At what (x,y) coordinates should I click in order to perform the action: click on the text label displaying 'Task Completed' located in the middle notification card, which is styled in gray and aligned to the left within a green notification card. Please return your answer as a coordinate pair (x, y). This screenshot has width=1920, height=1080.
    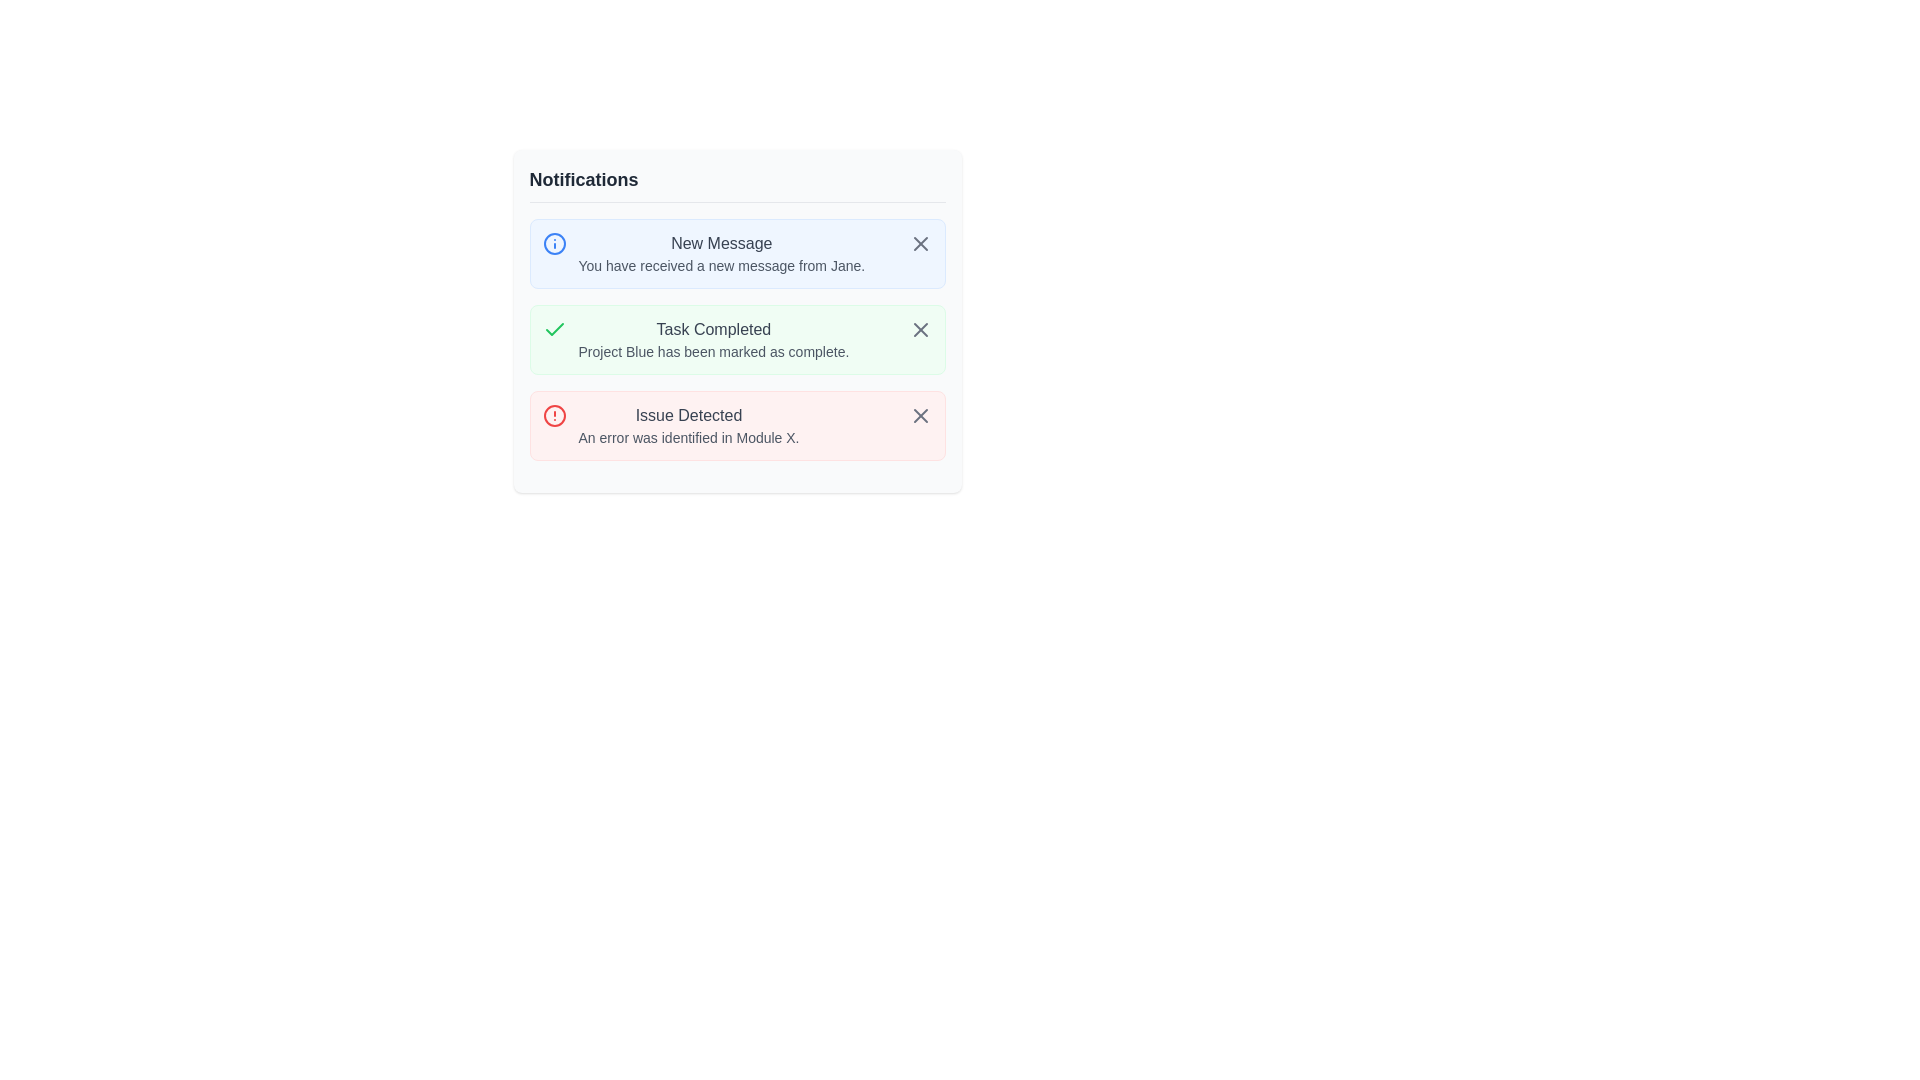
    Looking at the image, I should click on (713, 329).